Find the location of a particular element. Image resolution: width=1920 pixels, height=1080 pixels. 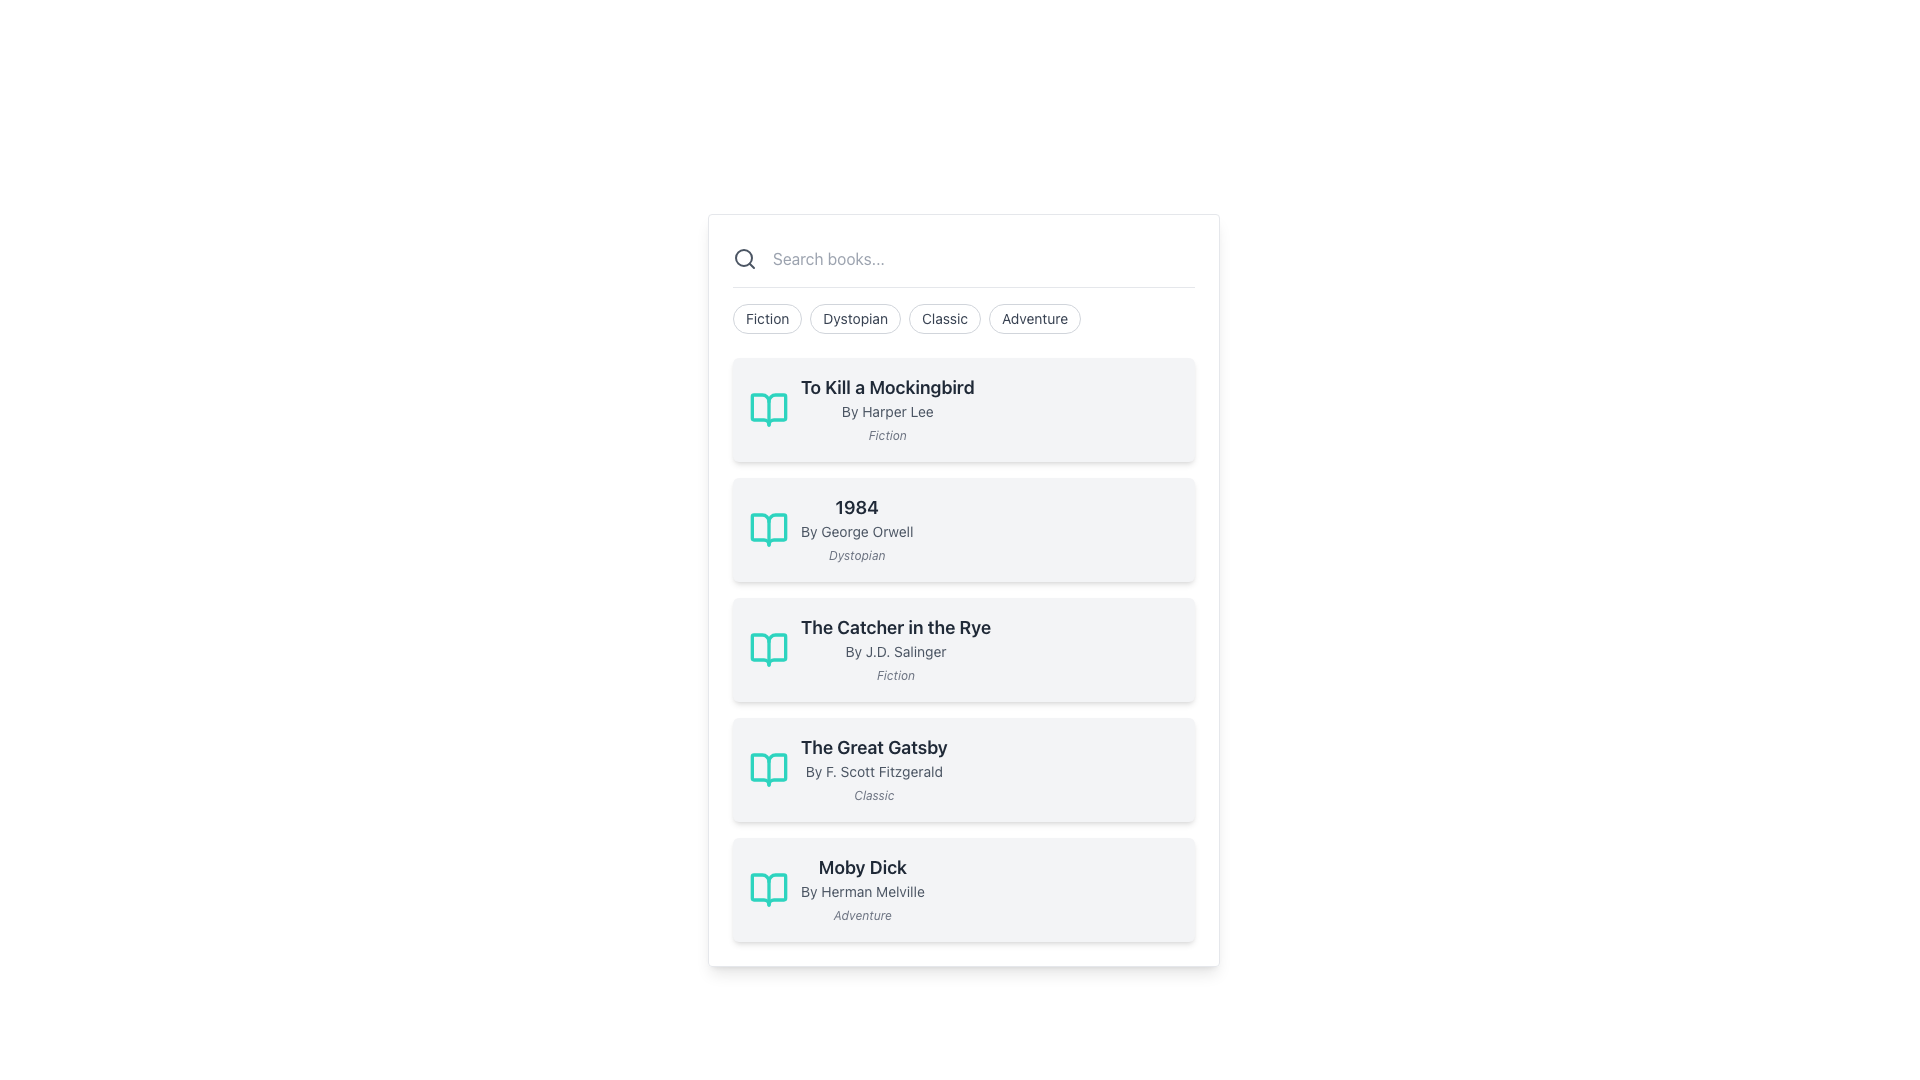

the first button in the horizontal arrangement, which serves as a filter for the 'Fiction' category is located at coordinates (766, 318).